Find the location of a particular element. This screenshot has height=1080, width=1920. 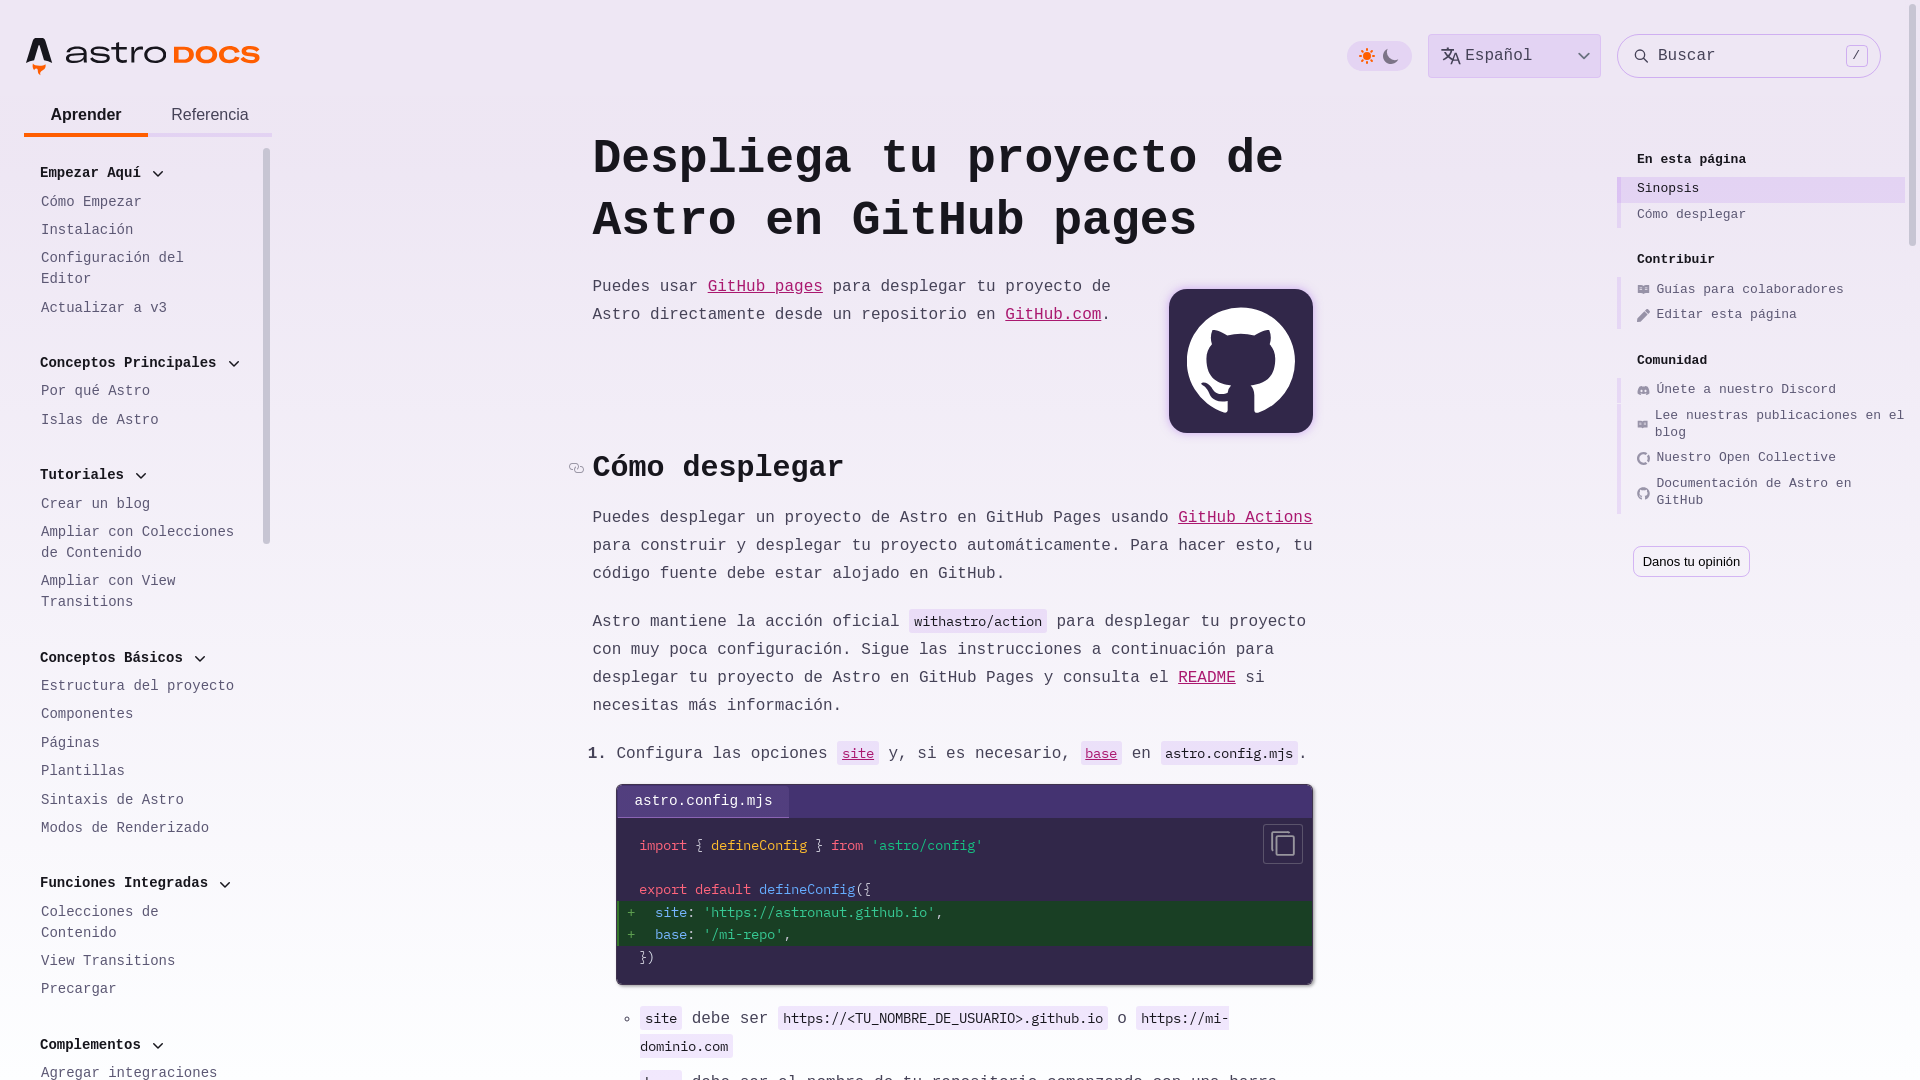

'GitHub.com' is located at coordinates (1051, 315).